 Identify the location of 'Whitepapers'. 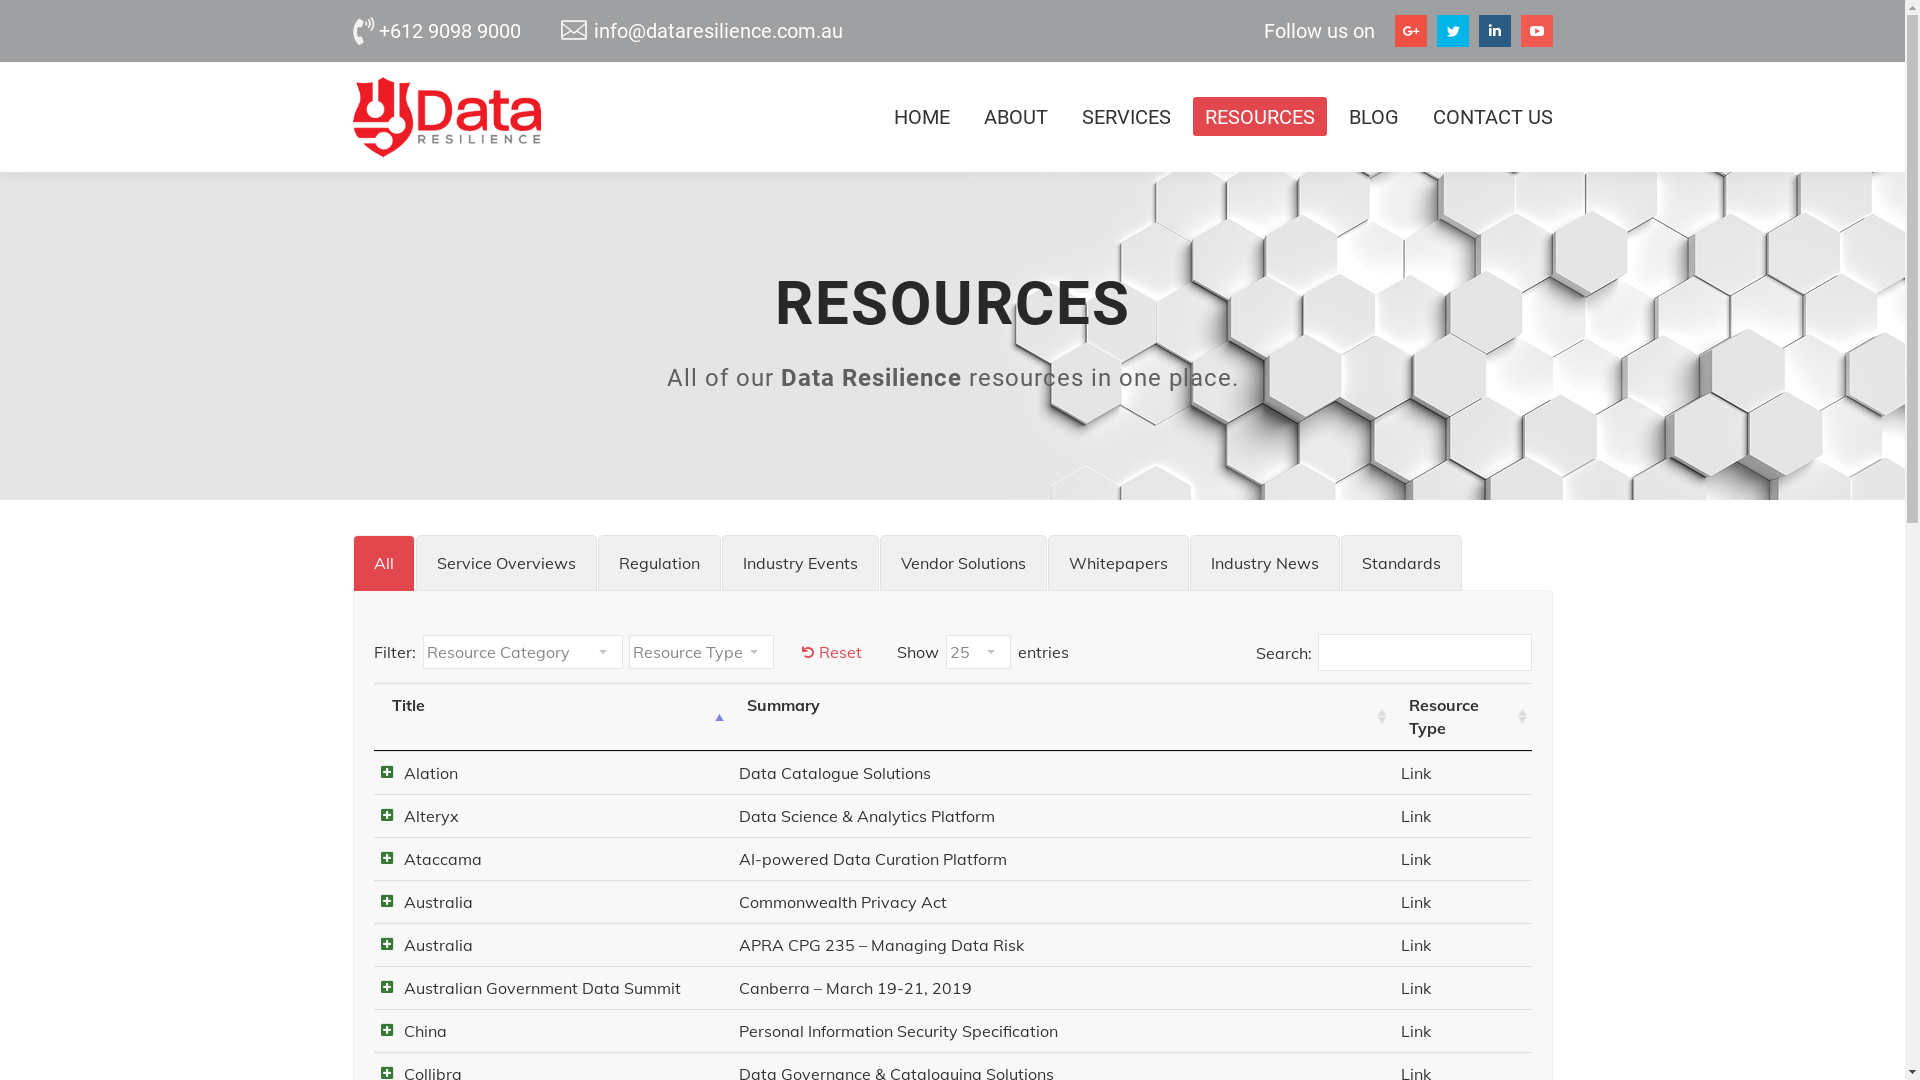
(1046, 563).